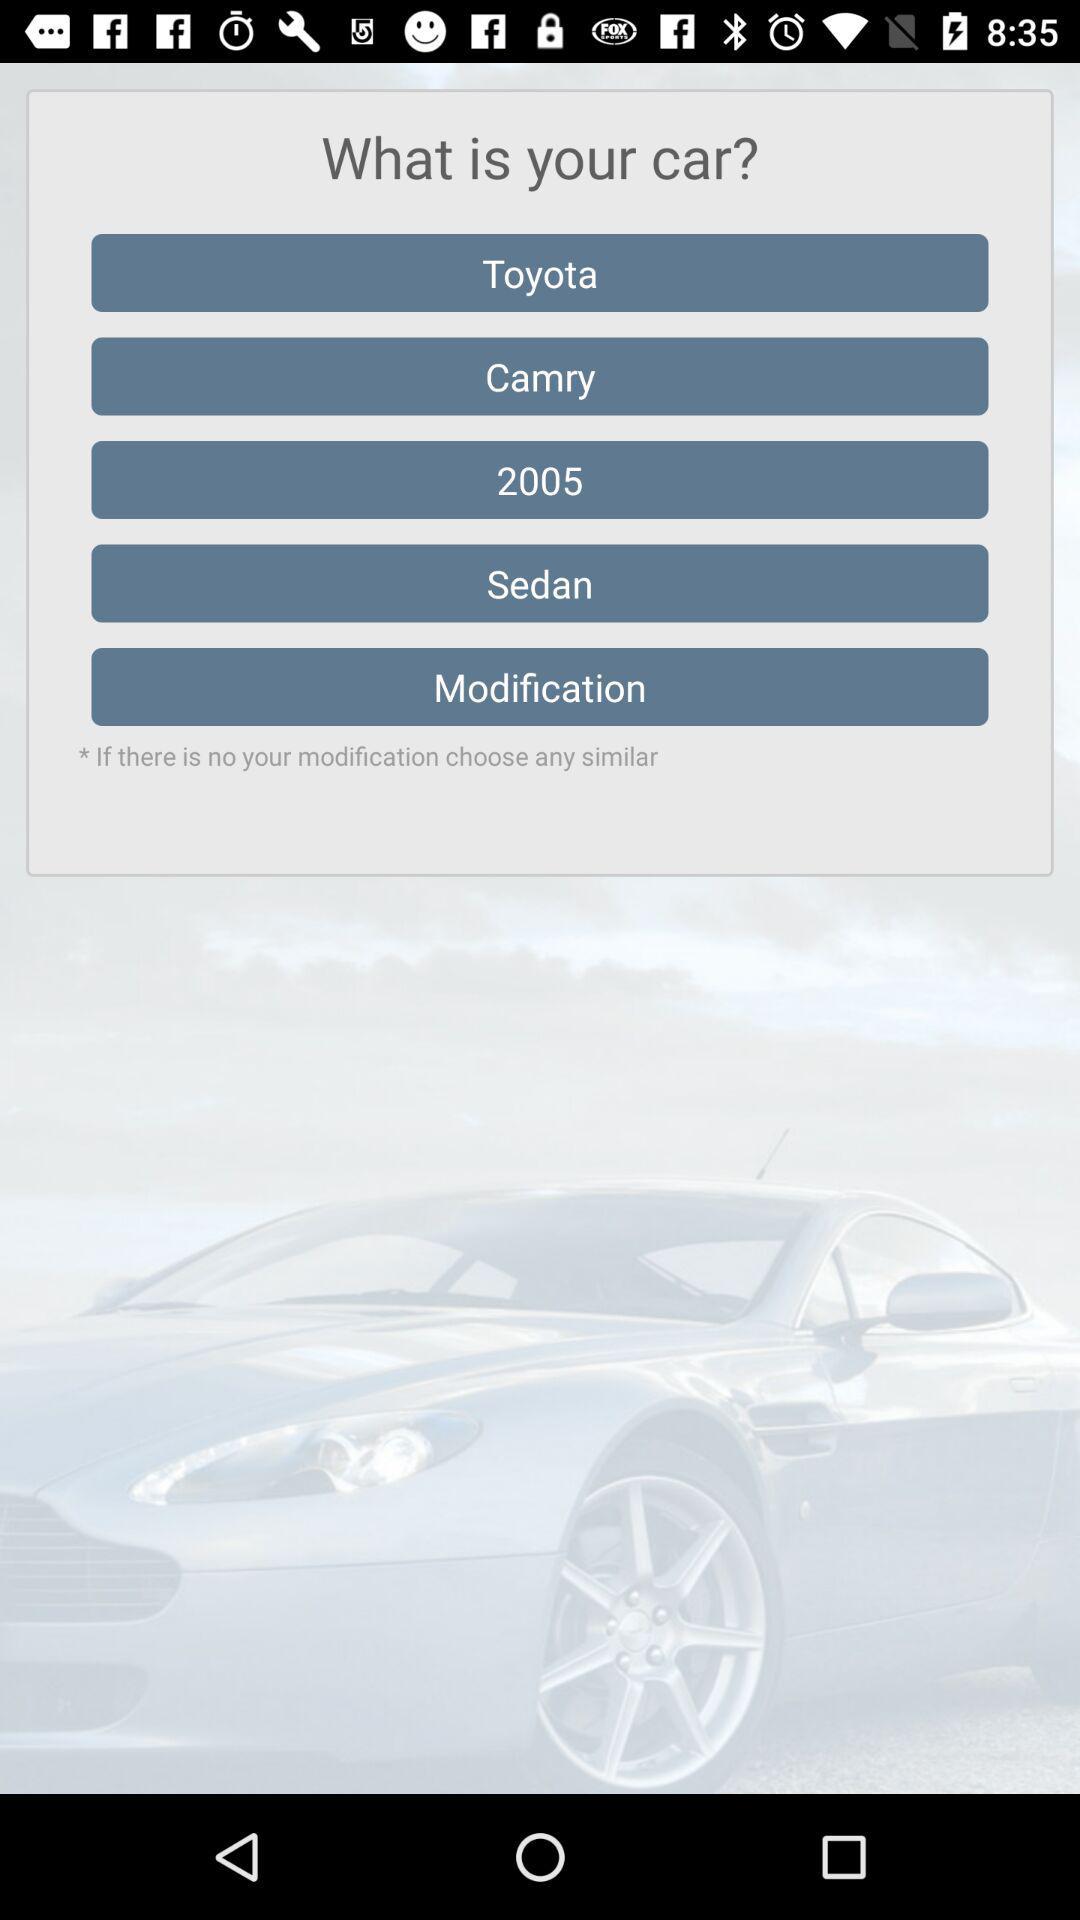 The width and height of the screenshot is (1080, 1920). What do you see at coordinates (540, 582) in the screenshot?
I see `icon above modification` at bounding box center [540, 582].